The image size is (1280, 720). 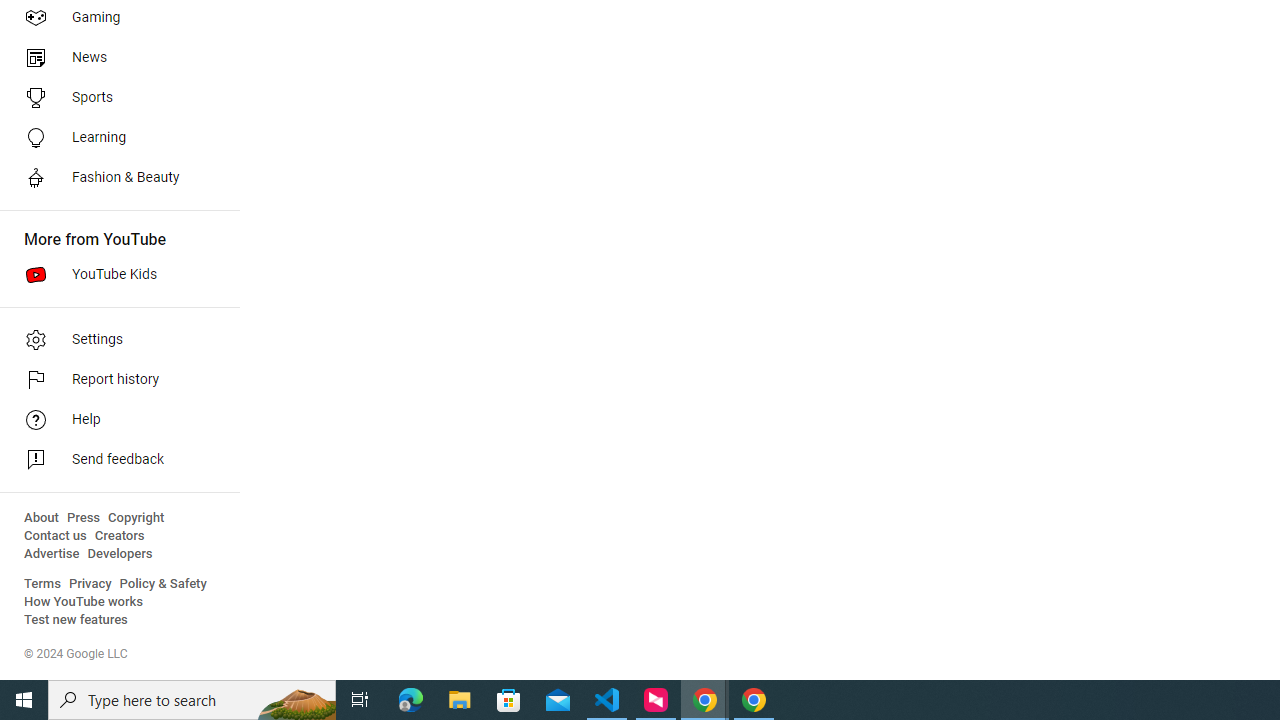 What do you see at coordinates (119, 554) in the screenshot?
I see `'Developers'` at bounding box center [119, 554].